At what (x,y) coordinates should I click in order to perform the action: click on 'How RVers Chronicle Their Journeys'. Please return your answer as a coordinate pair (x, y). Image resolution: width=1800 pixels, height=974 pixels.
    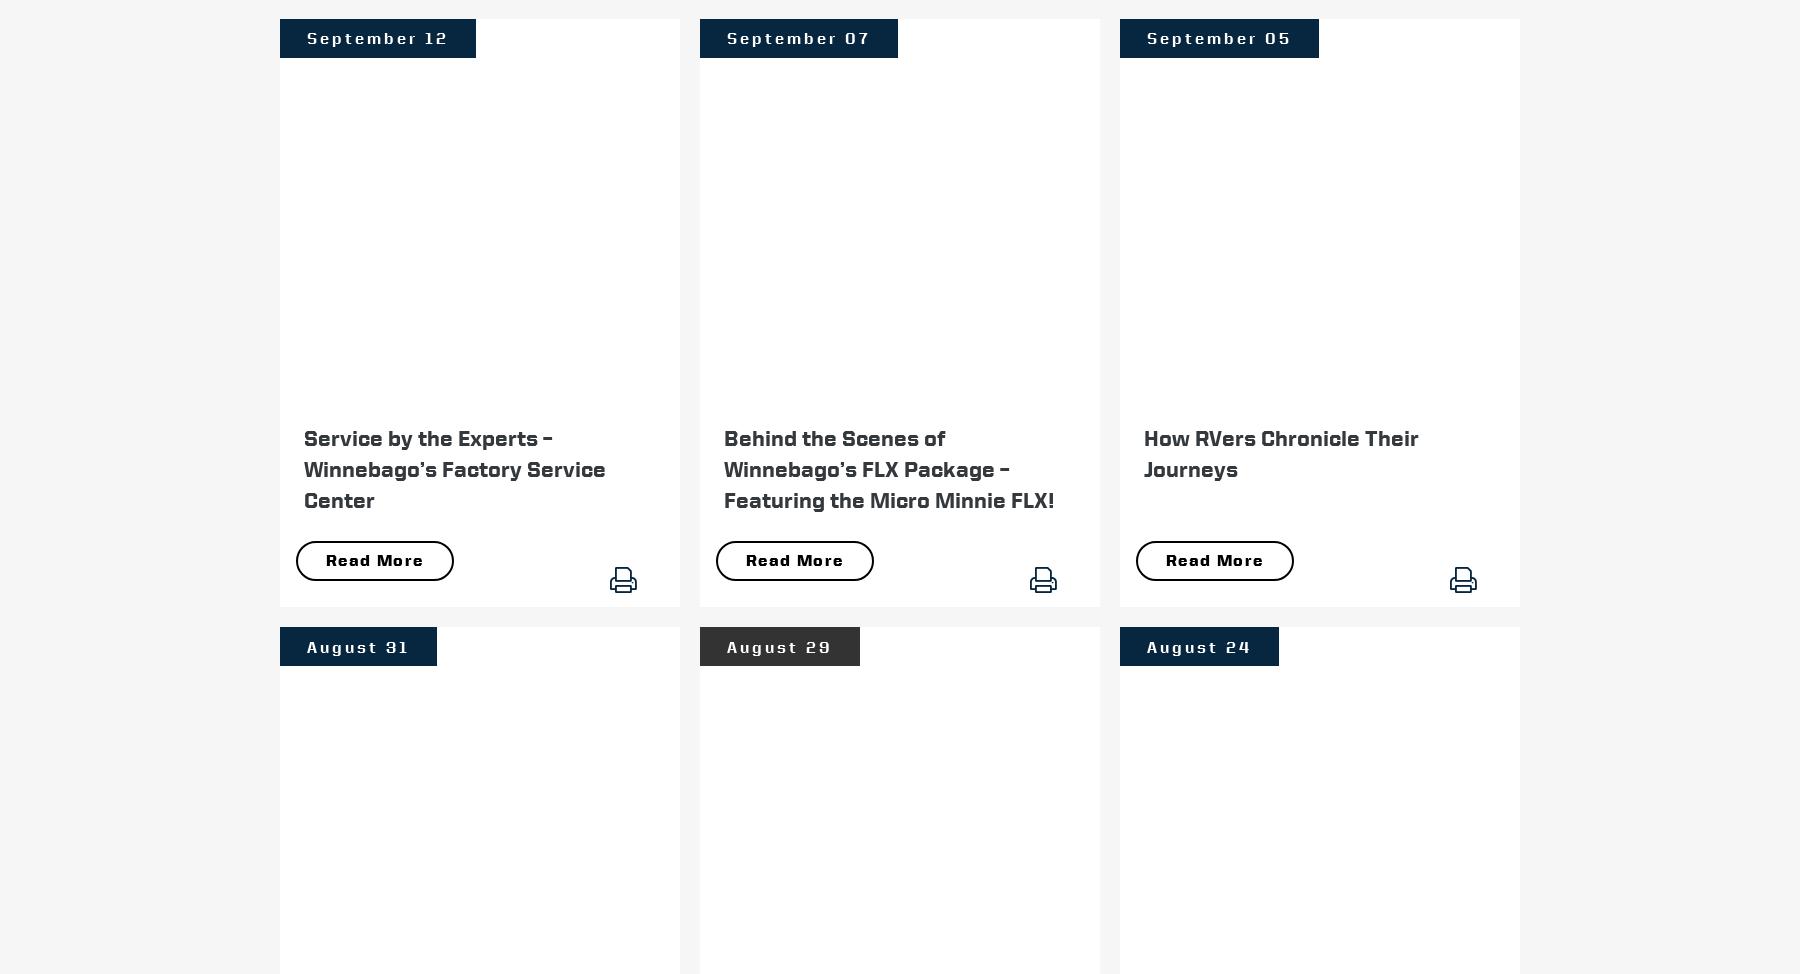
    Looking at the image, I should click on (1281, 452).